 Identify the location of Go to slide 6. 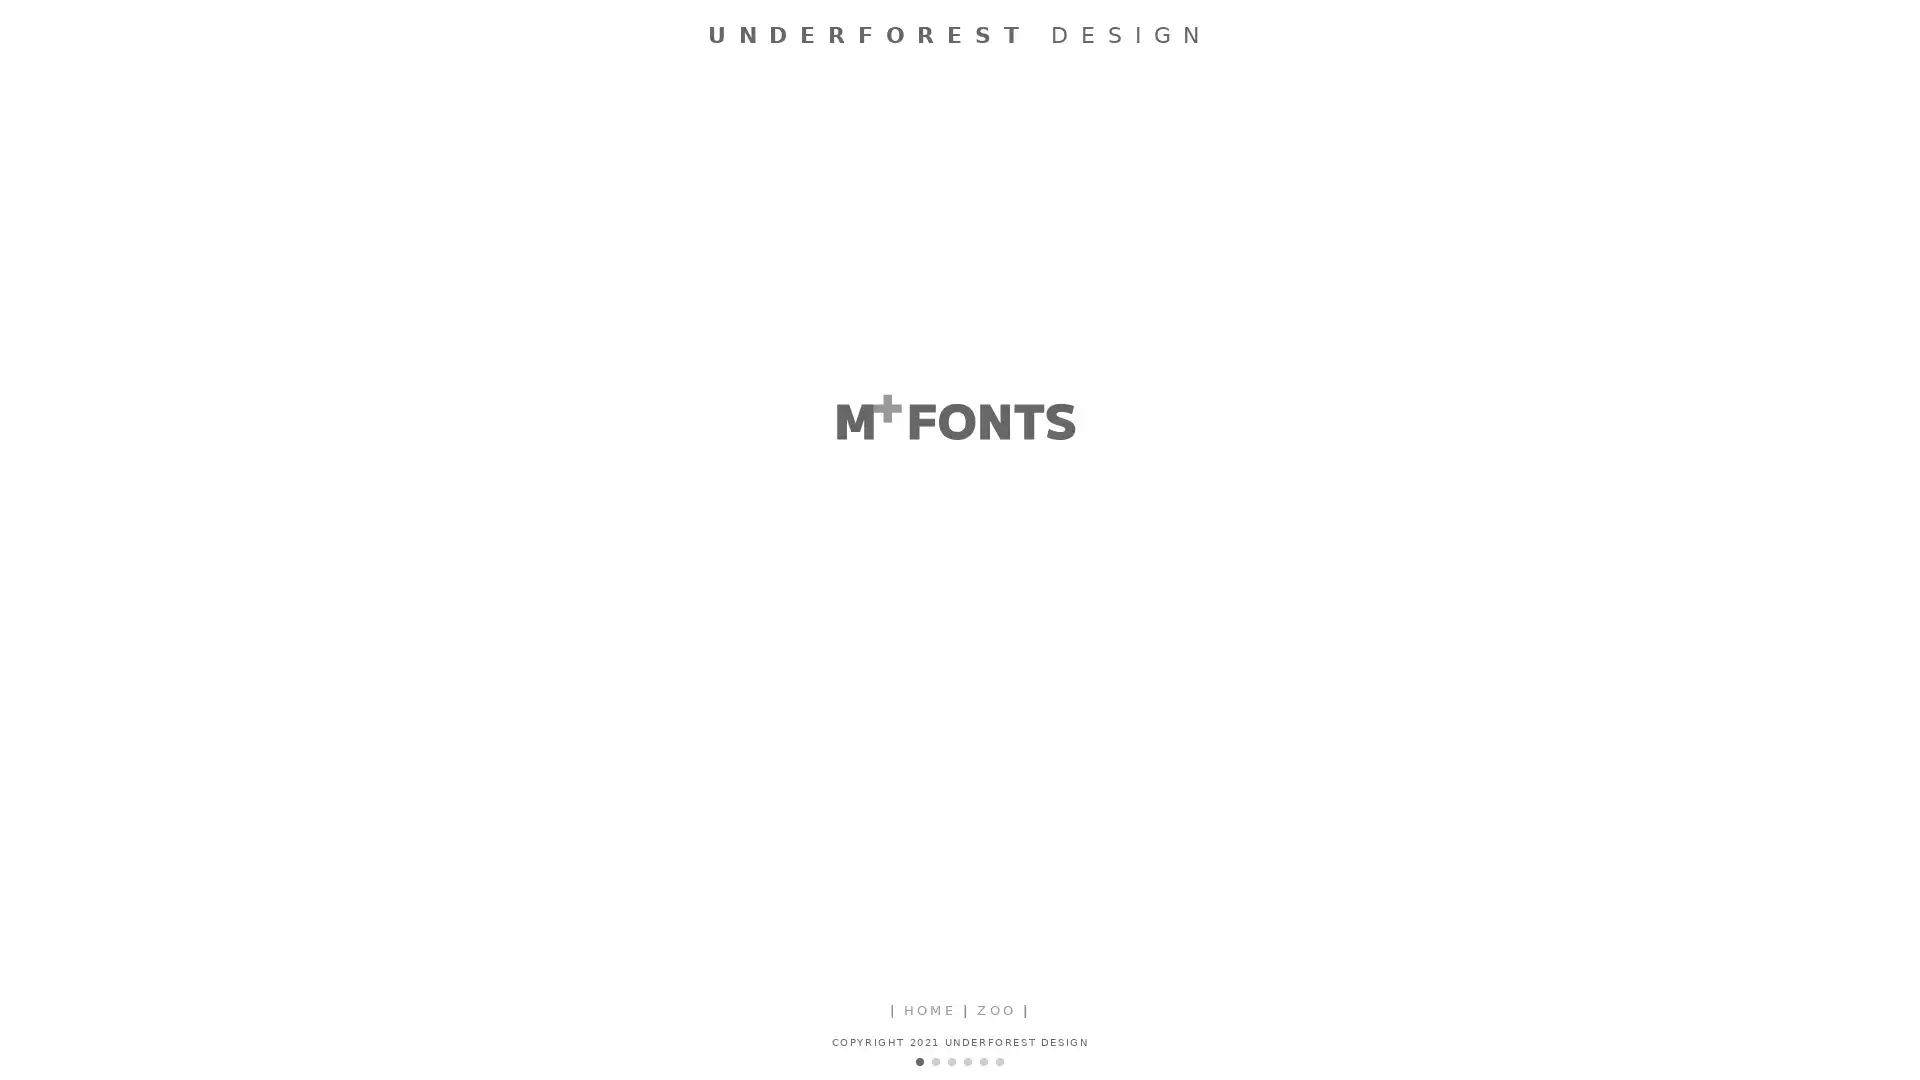
(999, 1060).